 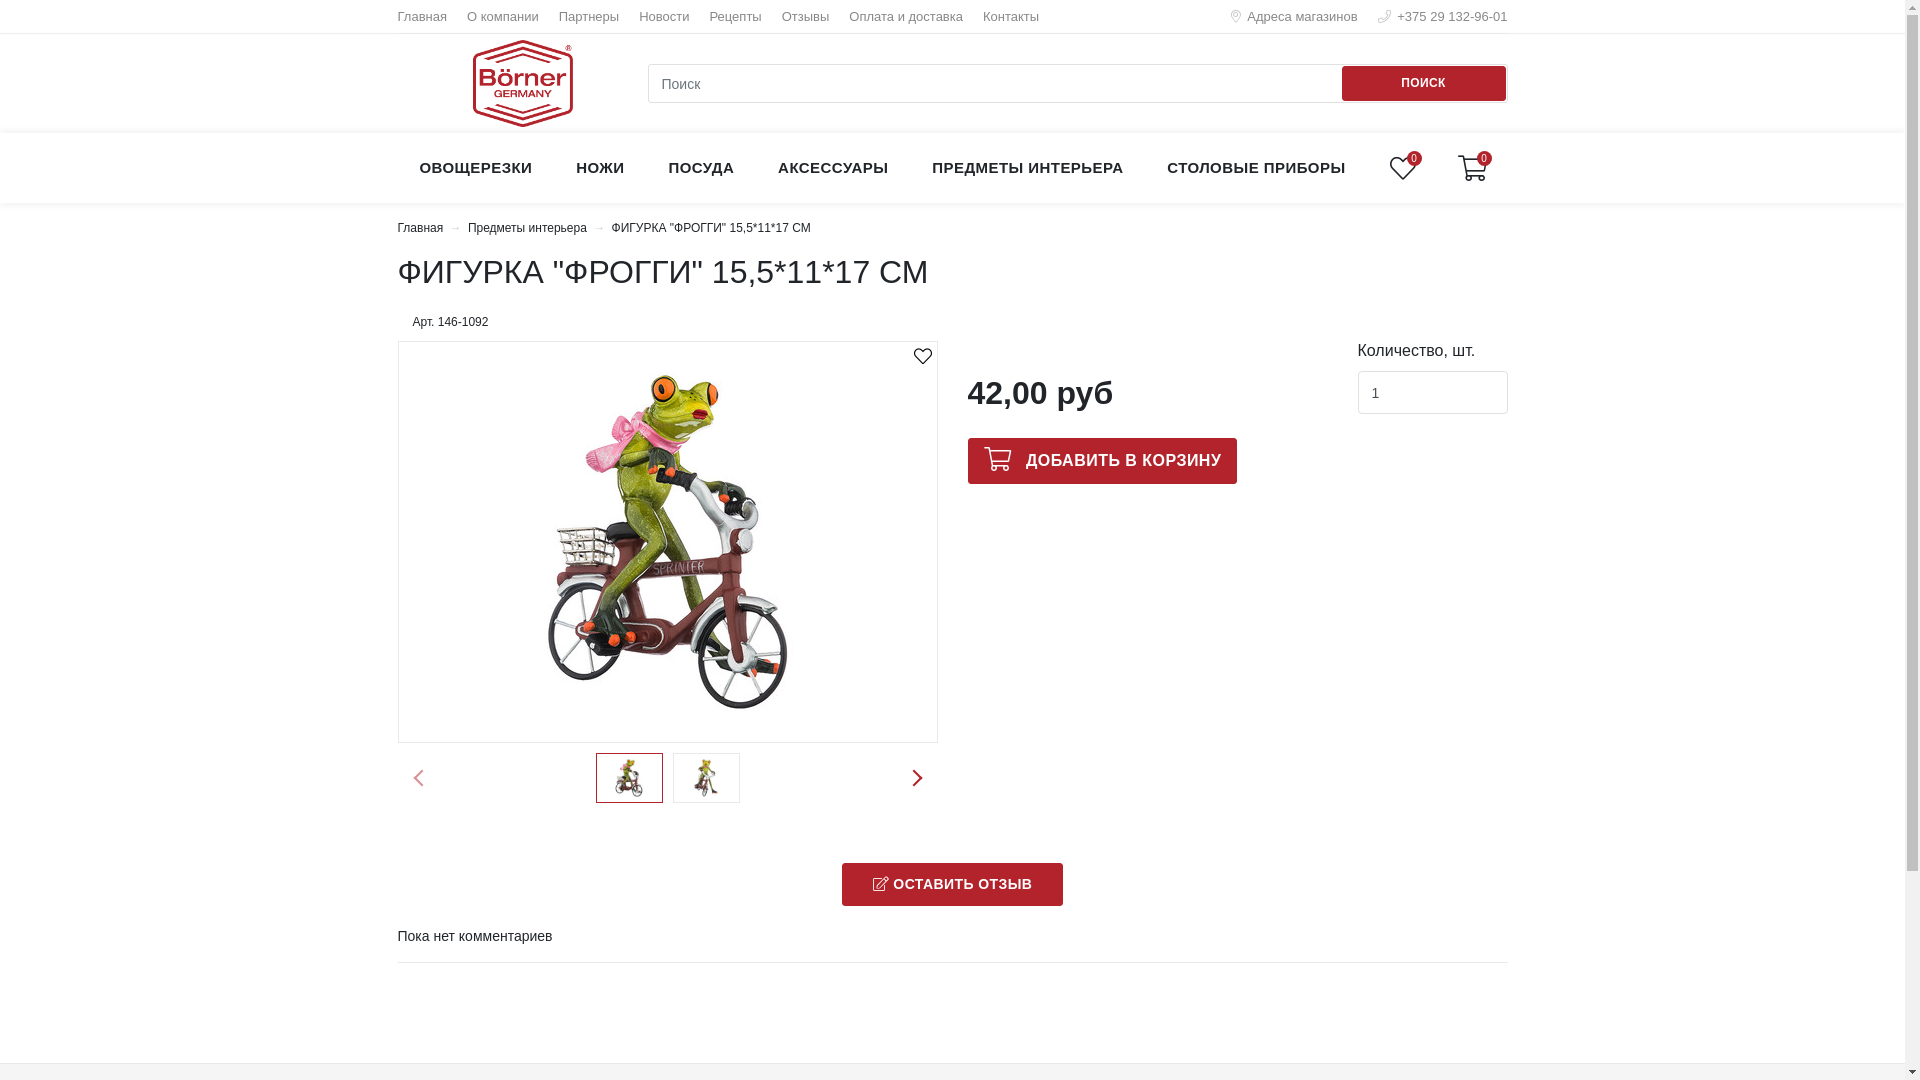 I want to click on '0', so click(x=1401, y=167).